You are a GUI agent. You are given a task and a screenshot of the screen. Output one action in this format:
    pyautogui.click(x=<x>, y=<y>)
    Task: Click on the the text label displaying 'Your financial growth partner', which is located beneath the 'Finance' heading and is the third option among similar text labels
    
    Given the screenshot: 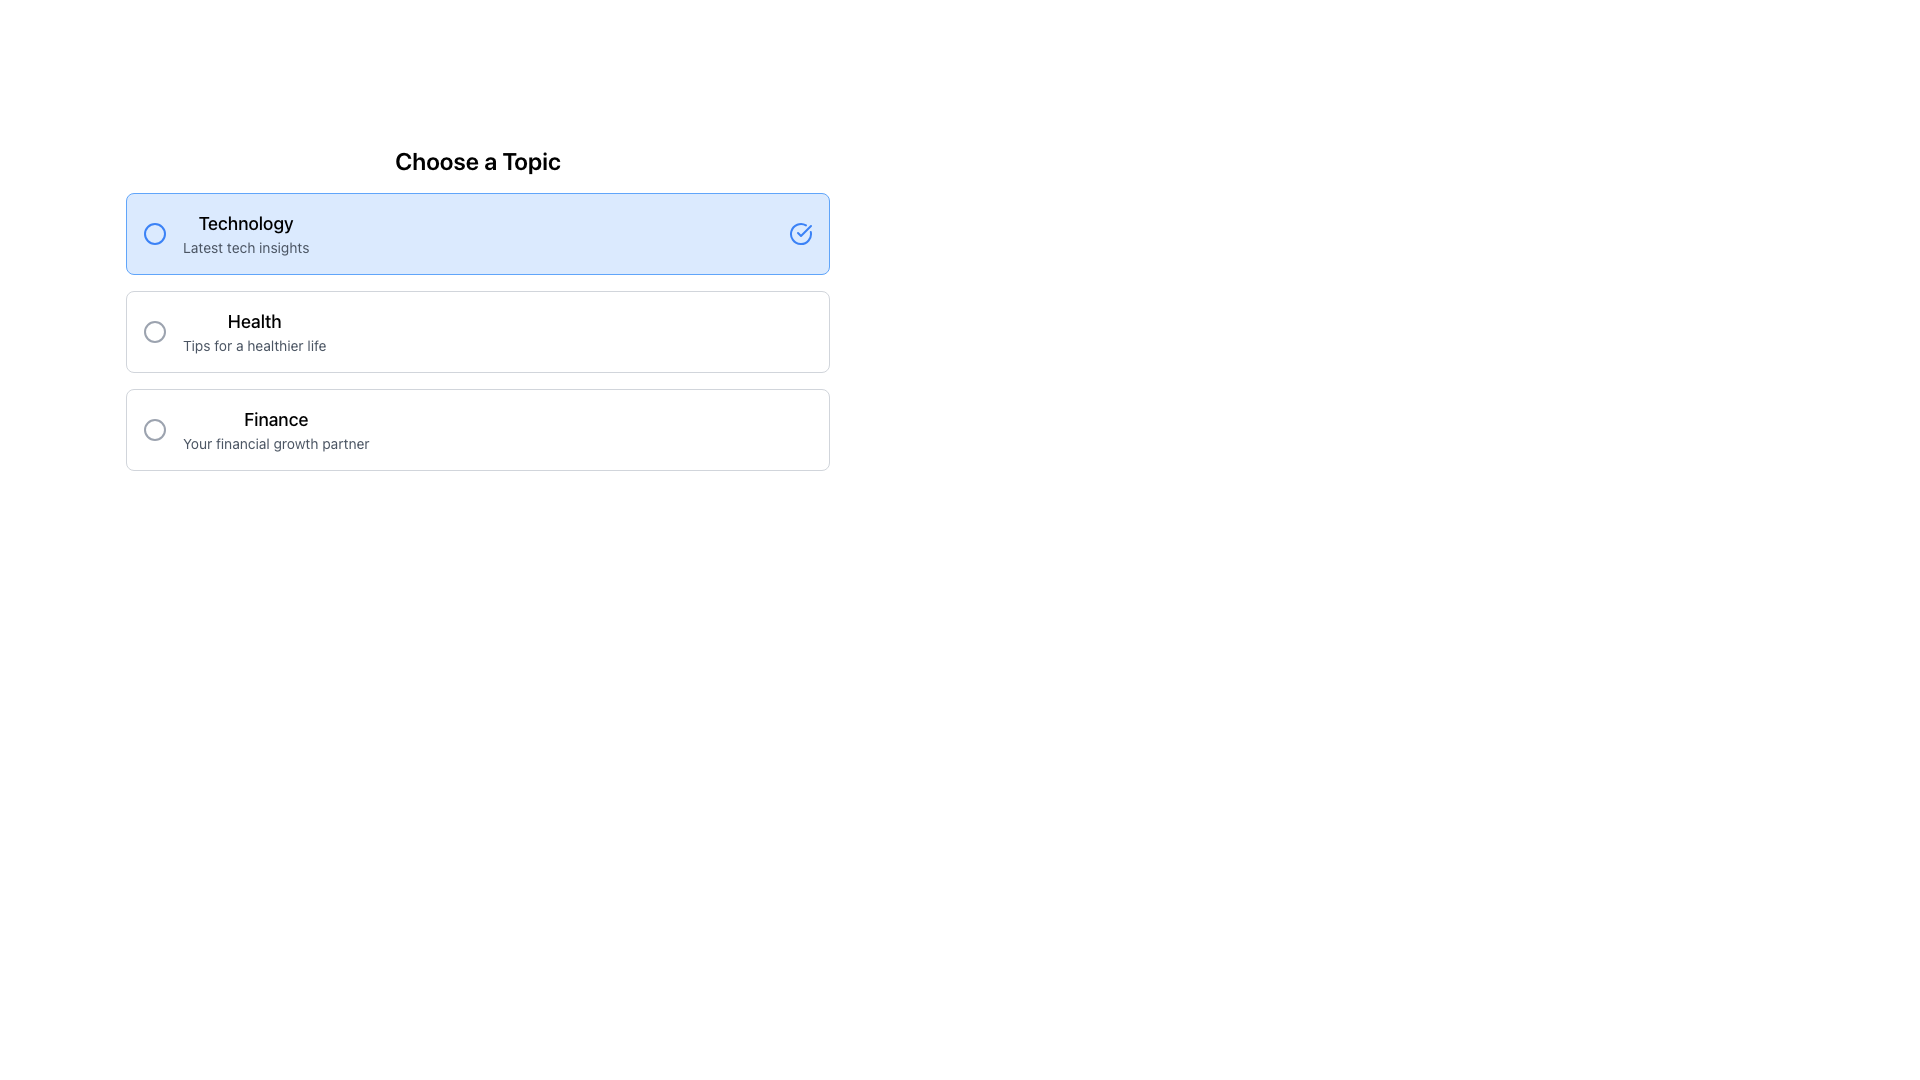 What is the action you would take?
    pyautogui.click(x=275, y=442)
    